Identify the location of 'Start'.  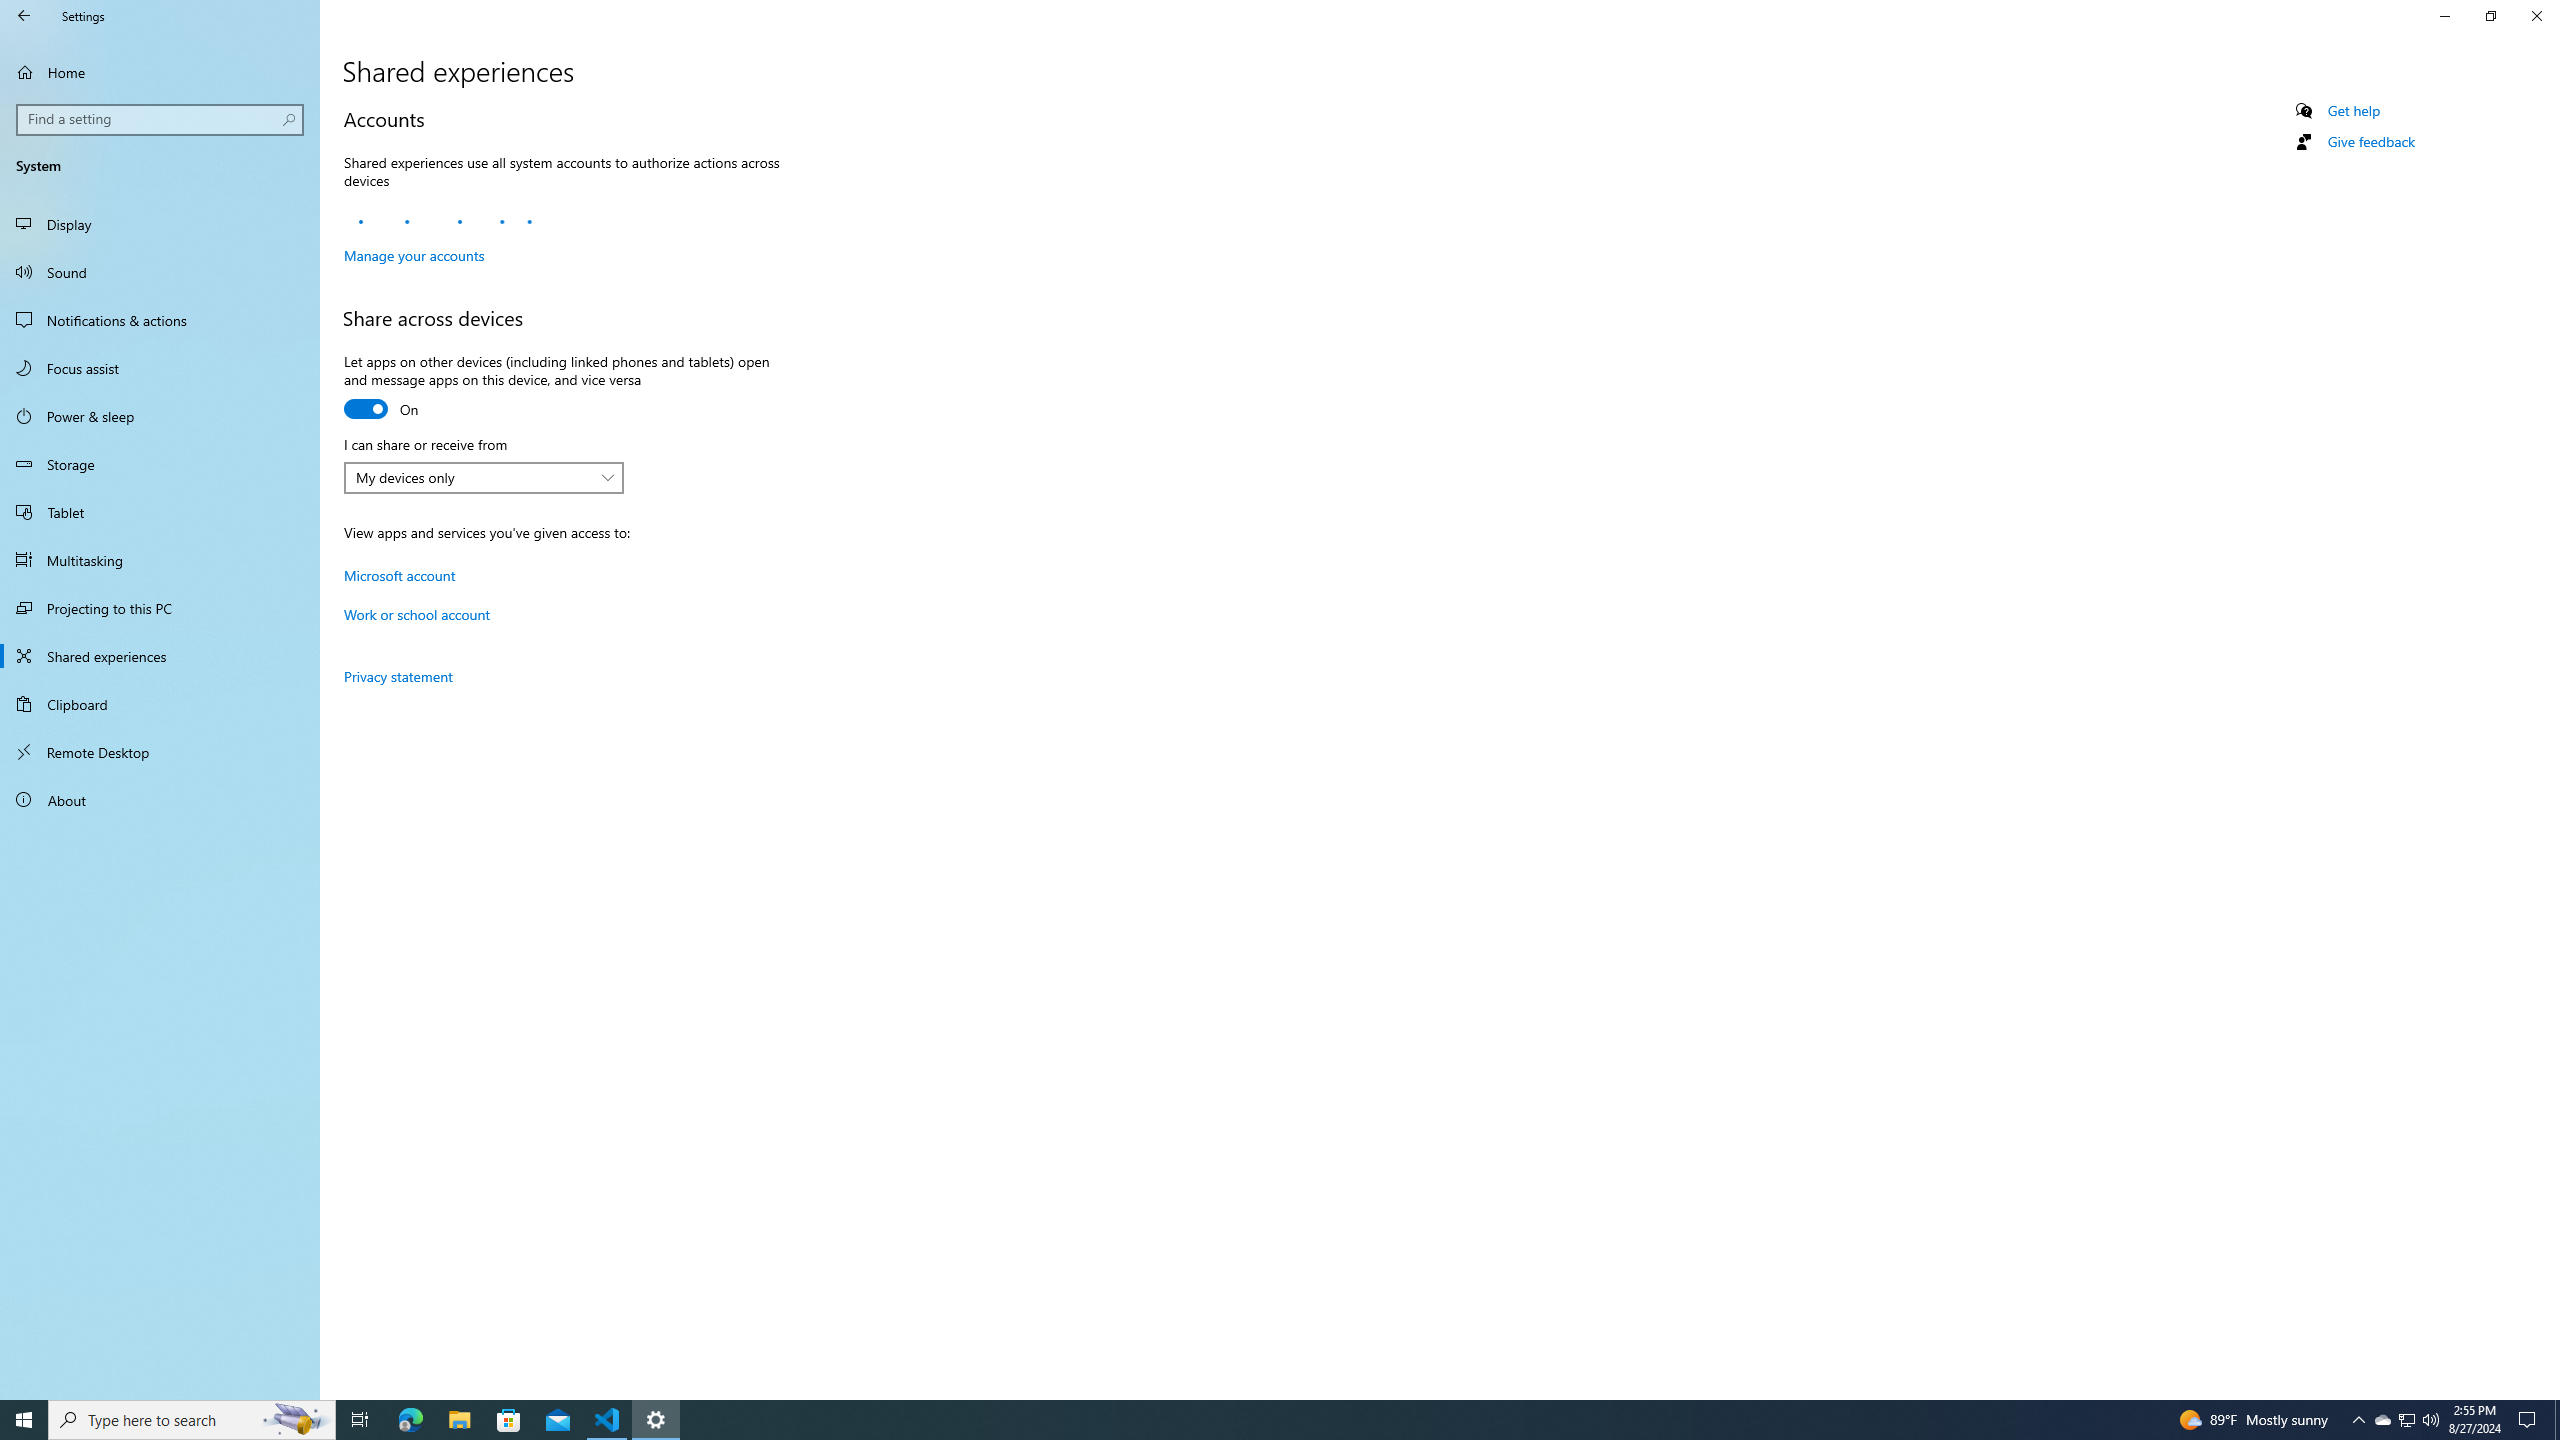
(24, 1418).